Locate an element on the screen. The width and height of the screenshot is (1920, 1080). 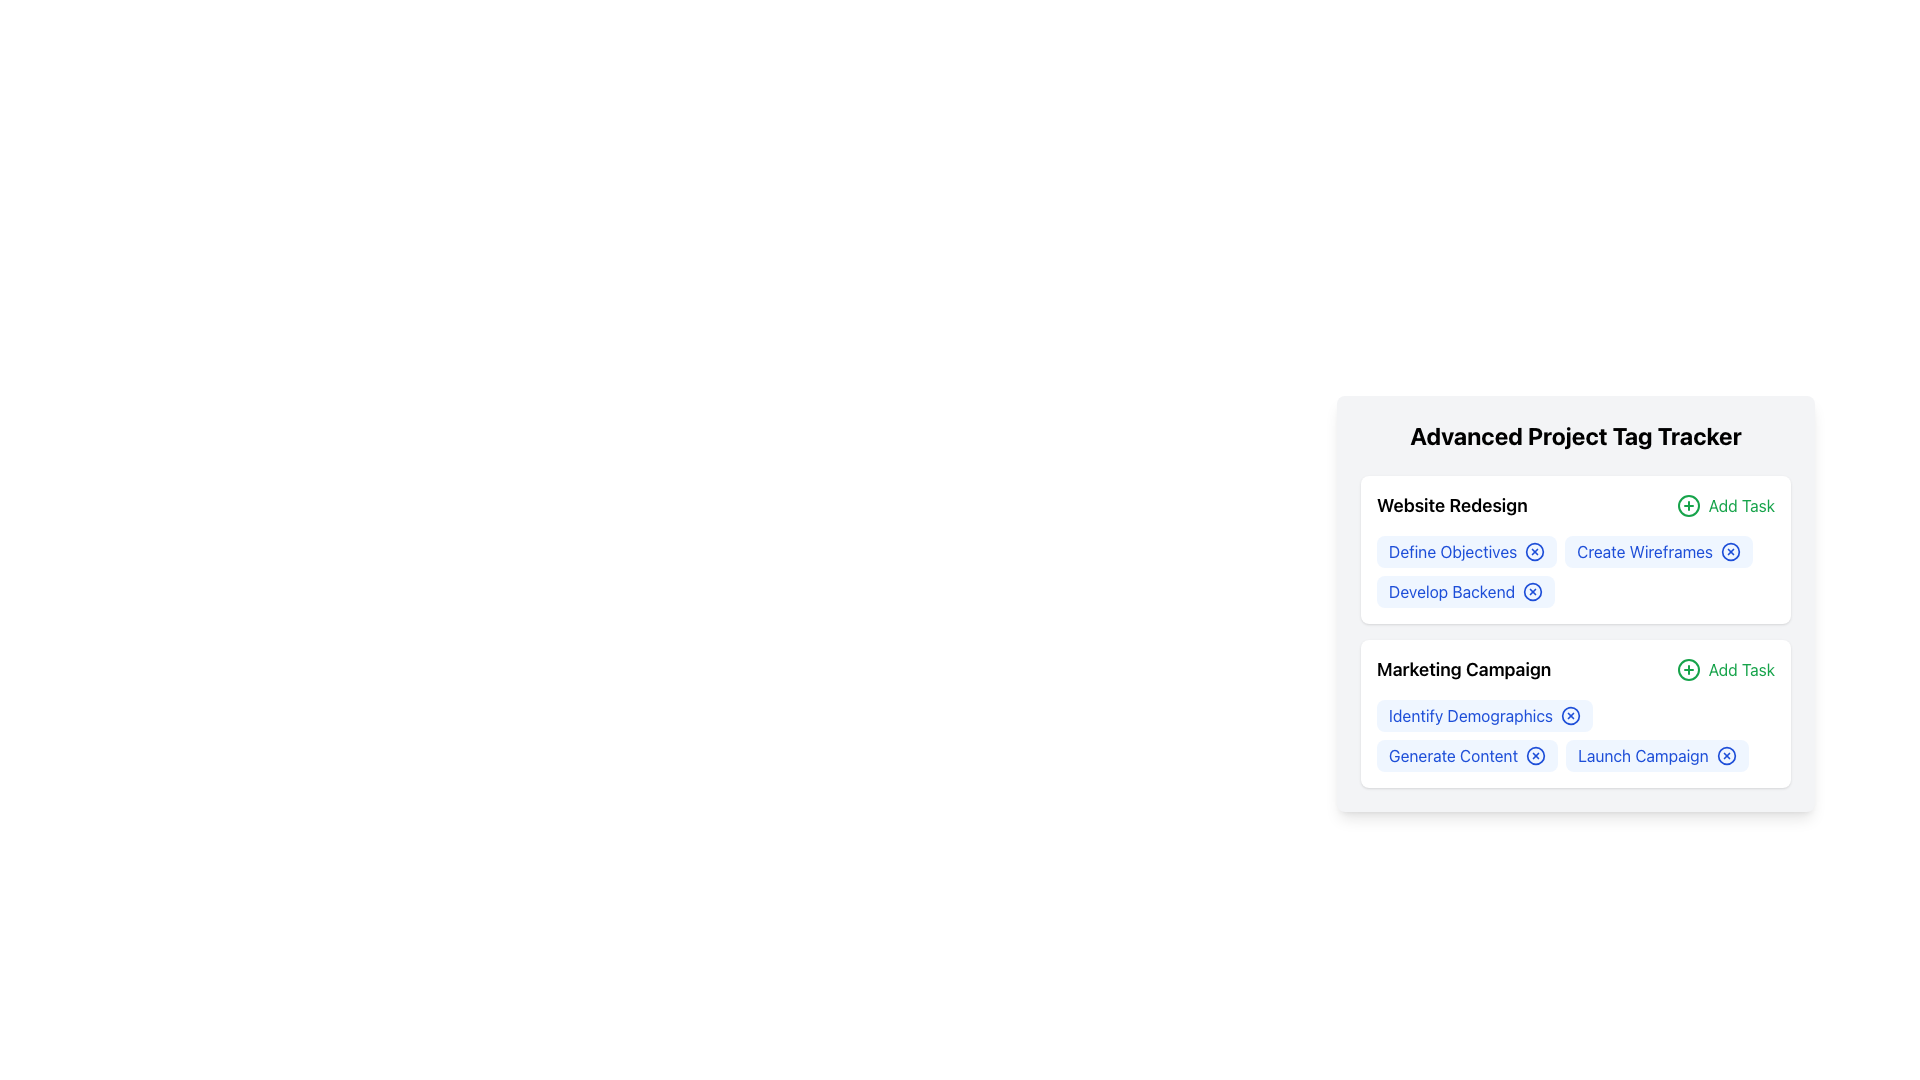
the circular vector shape that represents a close or cancel action, located in the 'Website Redesign' section under the task 'Develop Backend' in the 'Advanced Project Tag Tracker' card is located at coordinates (1532, 590).